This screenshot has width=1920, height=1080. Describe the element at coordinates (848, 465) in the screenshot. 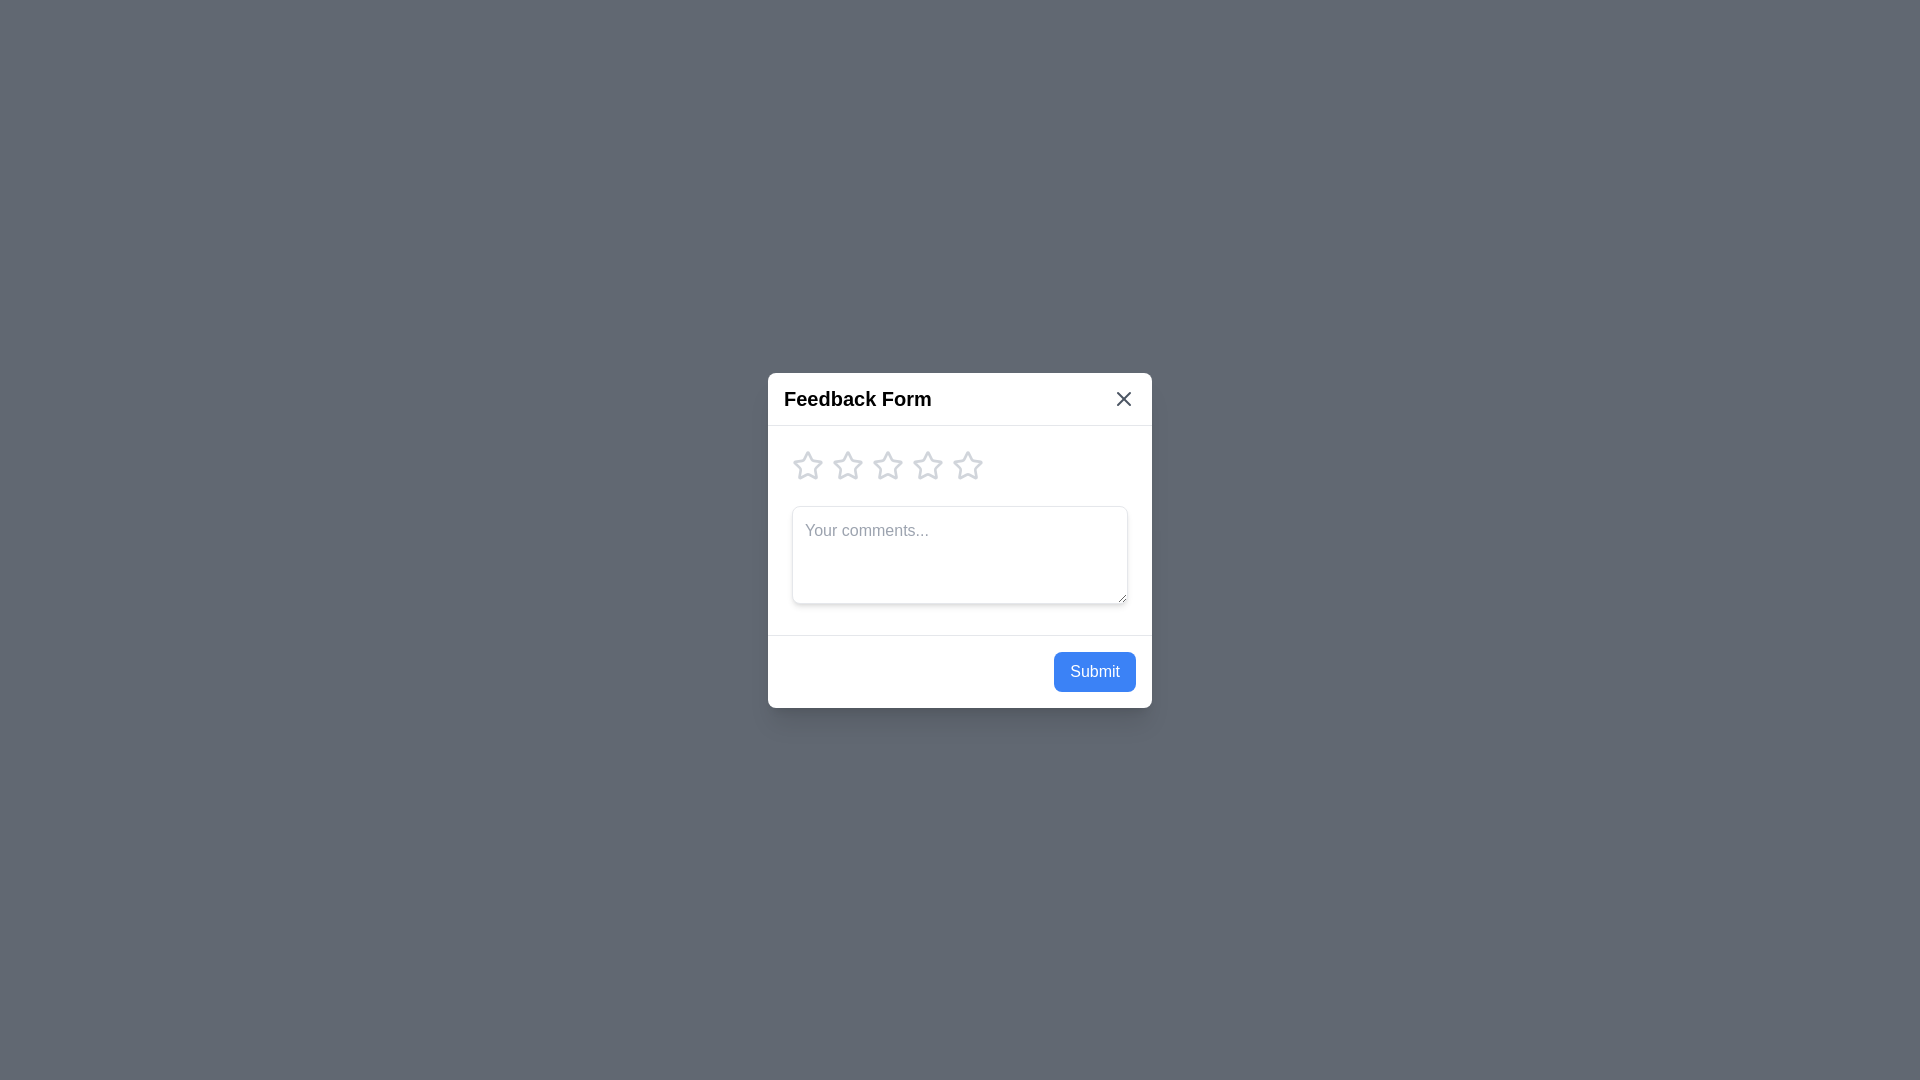

I see `the star corresponding to the desired rating of 2` at that location.